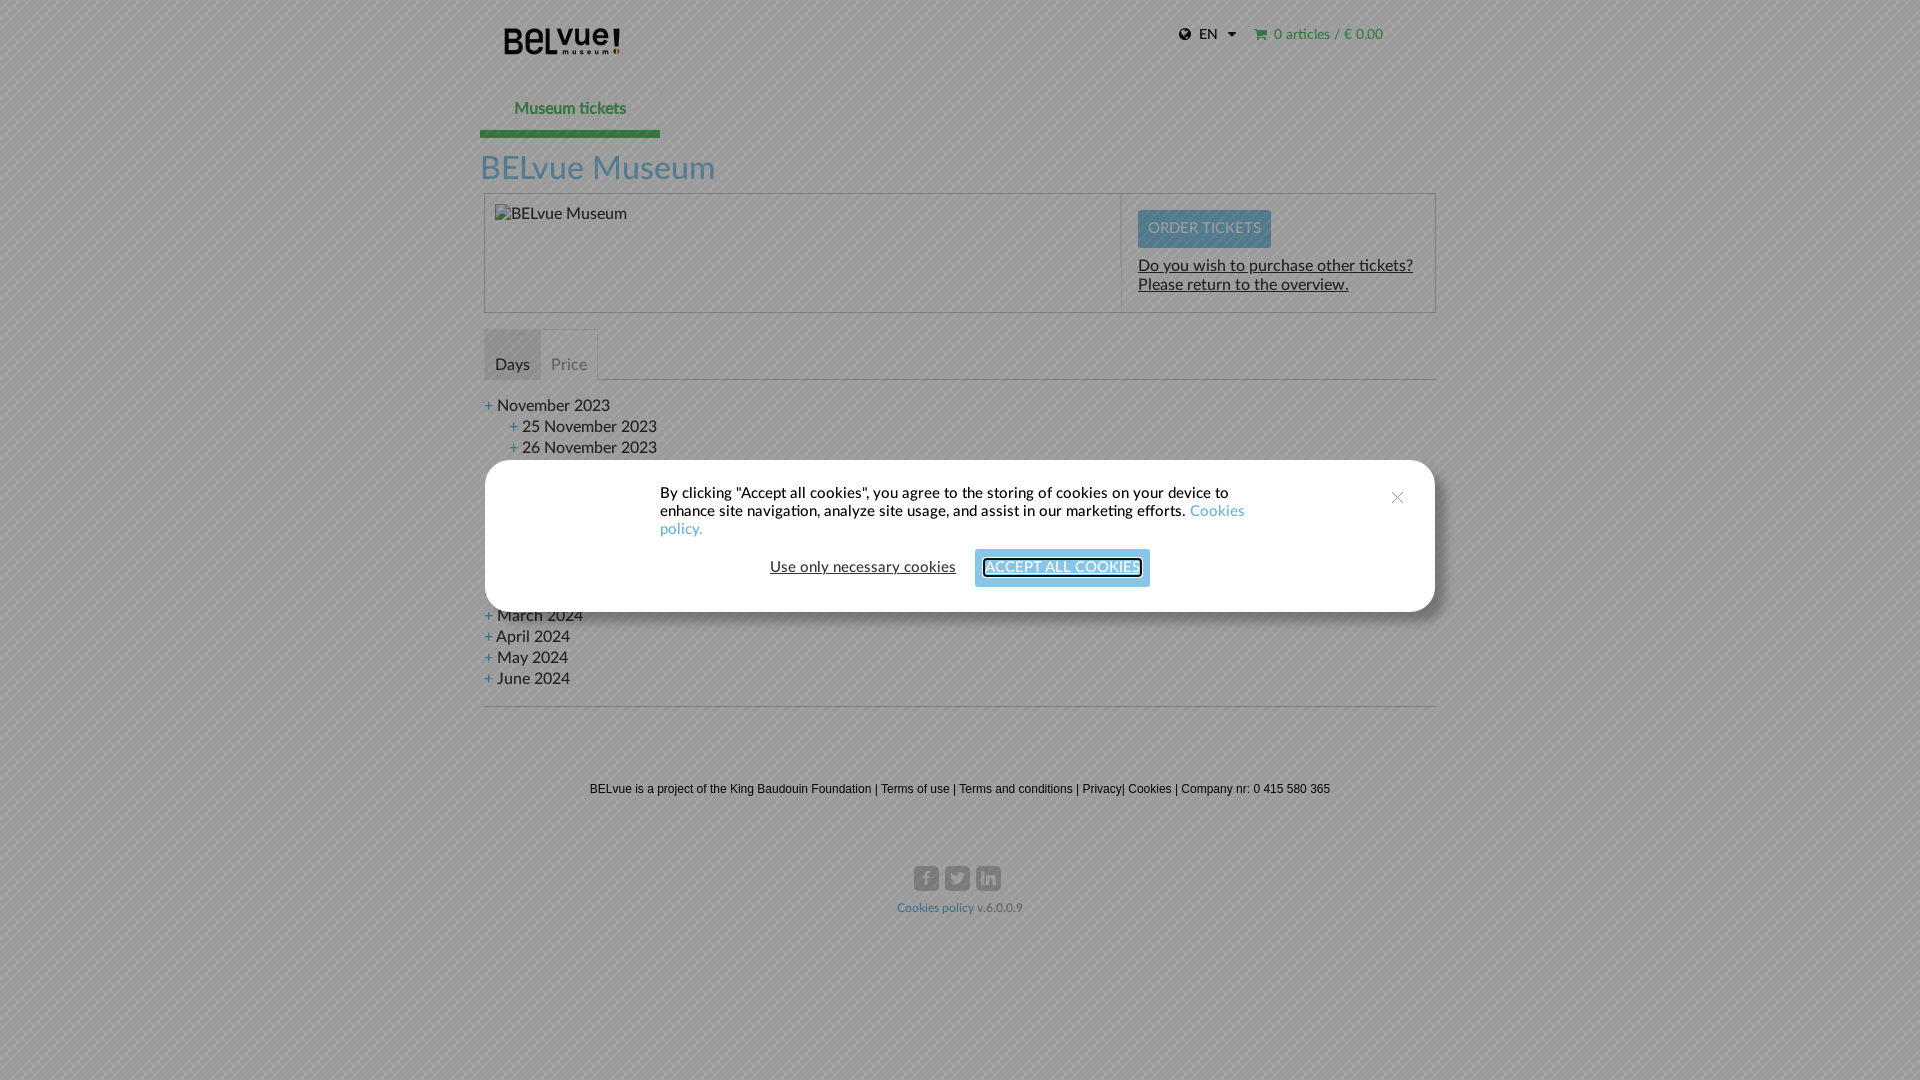 This screenshot has height=1080, width=1920. What do you see at coordinates (588, 426) in the screenshot?
I see `'25 November 2023'` at bounding box center [588, 426].